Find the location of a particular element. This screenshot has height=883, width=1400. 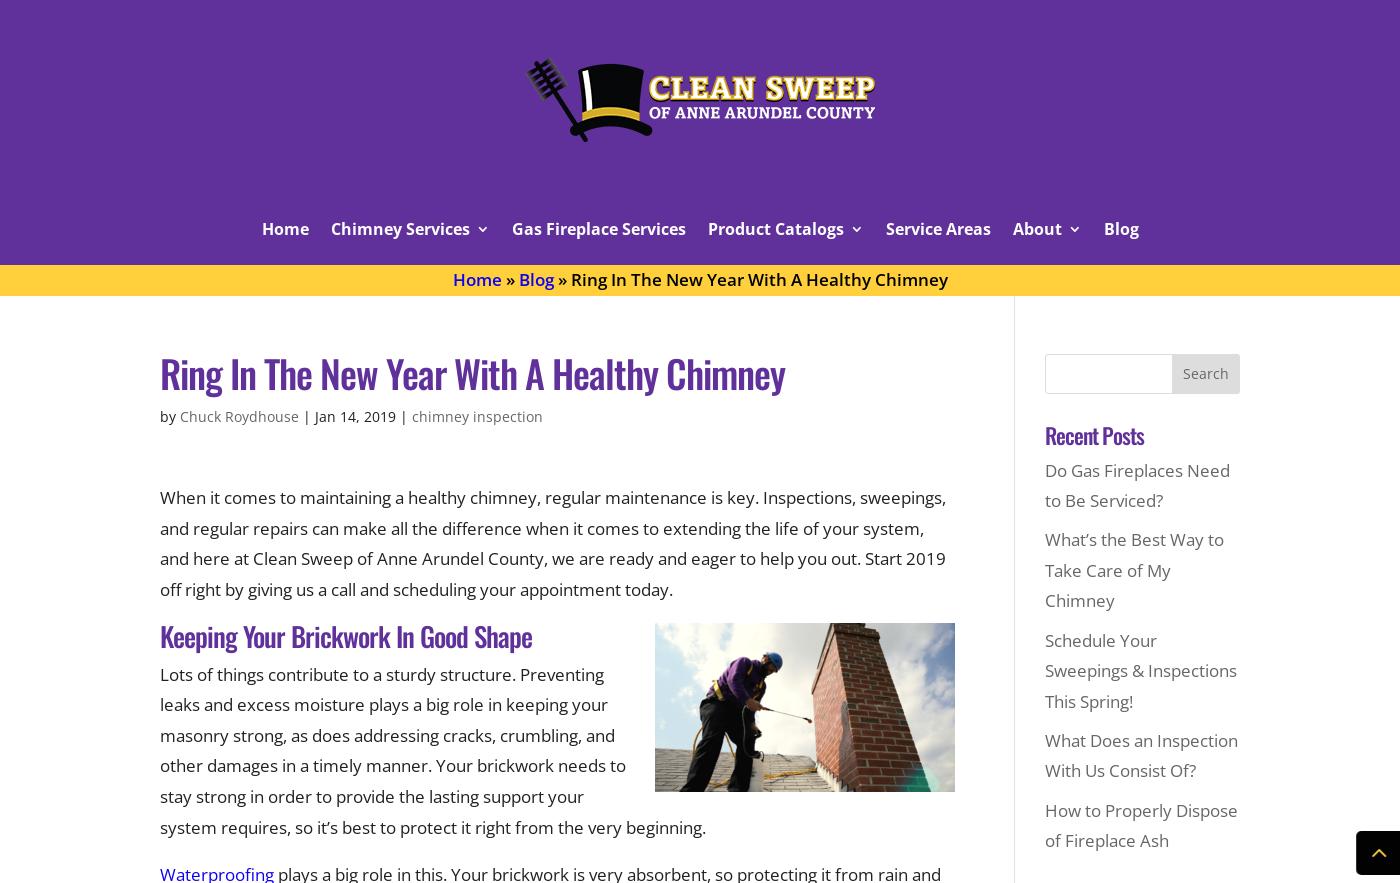

'What’s the Best Way to Take Care of My Chimney' is located at coordinates (1133, 569).